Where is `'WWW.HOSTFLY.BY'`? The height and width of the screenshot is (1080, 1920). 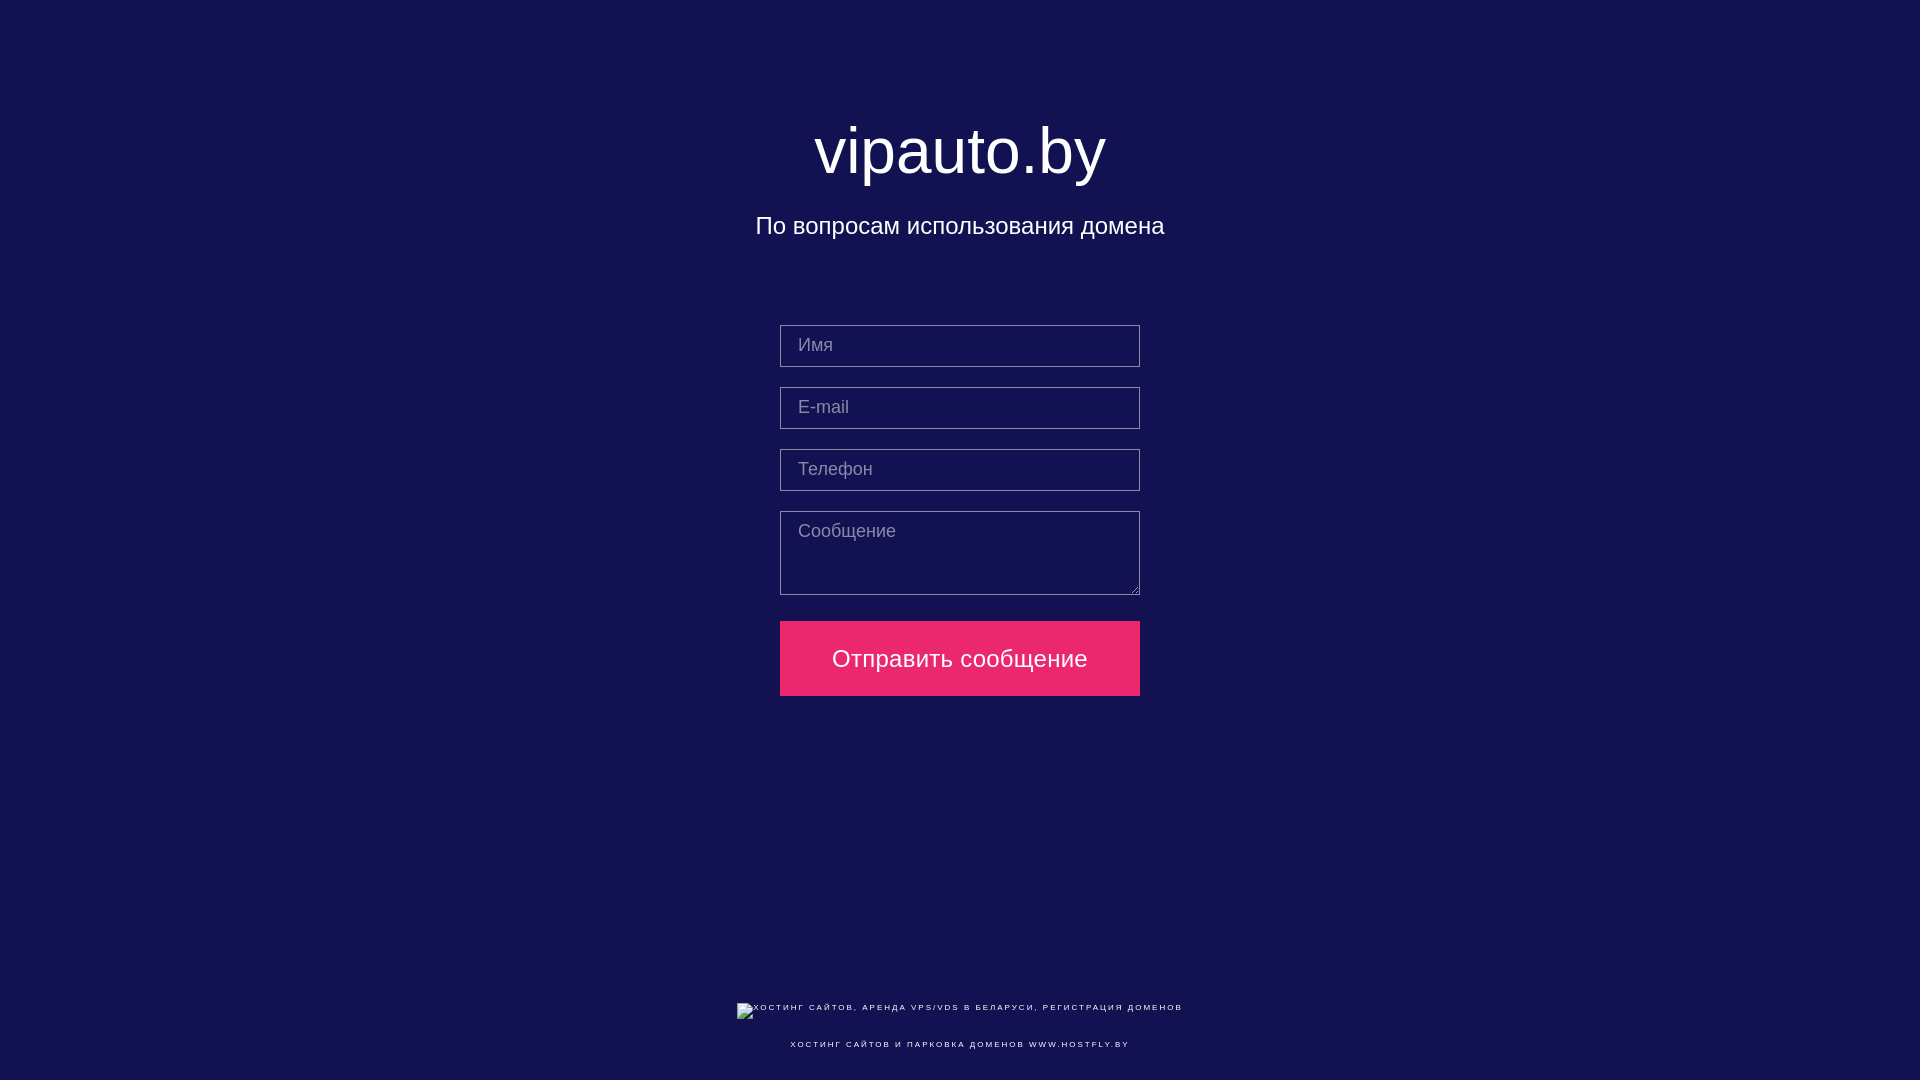 'WWW.HOSTFLY.BY' is located at coordinates (1028, 1043).